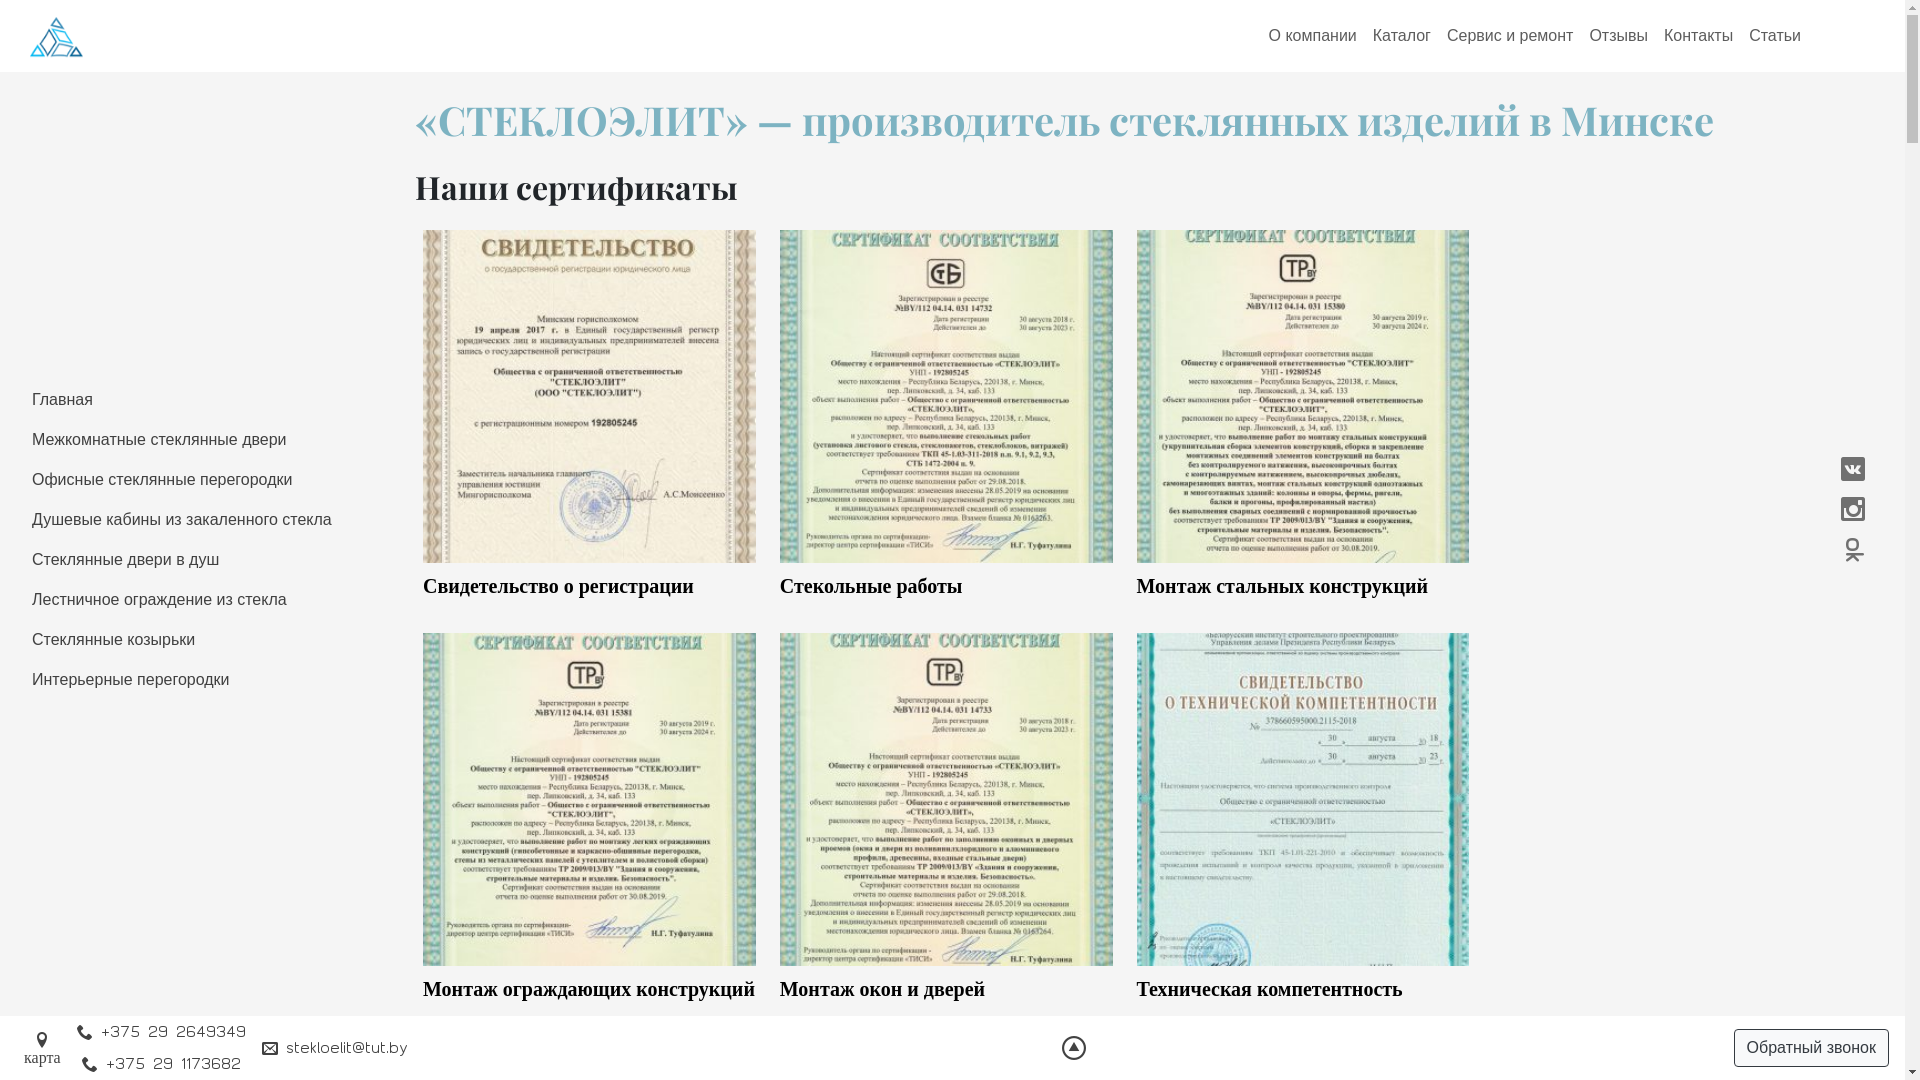 This screenshot has height=1080, width=1920. I want to click on 'phone +375 29 2649349', so click(161, 1032).